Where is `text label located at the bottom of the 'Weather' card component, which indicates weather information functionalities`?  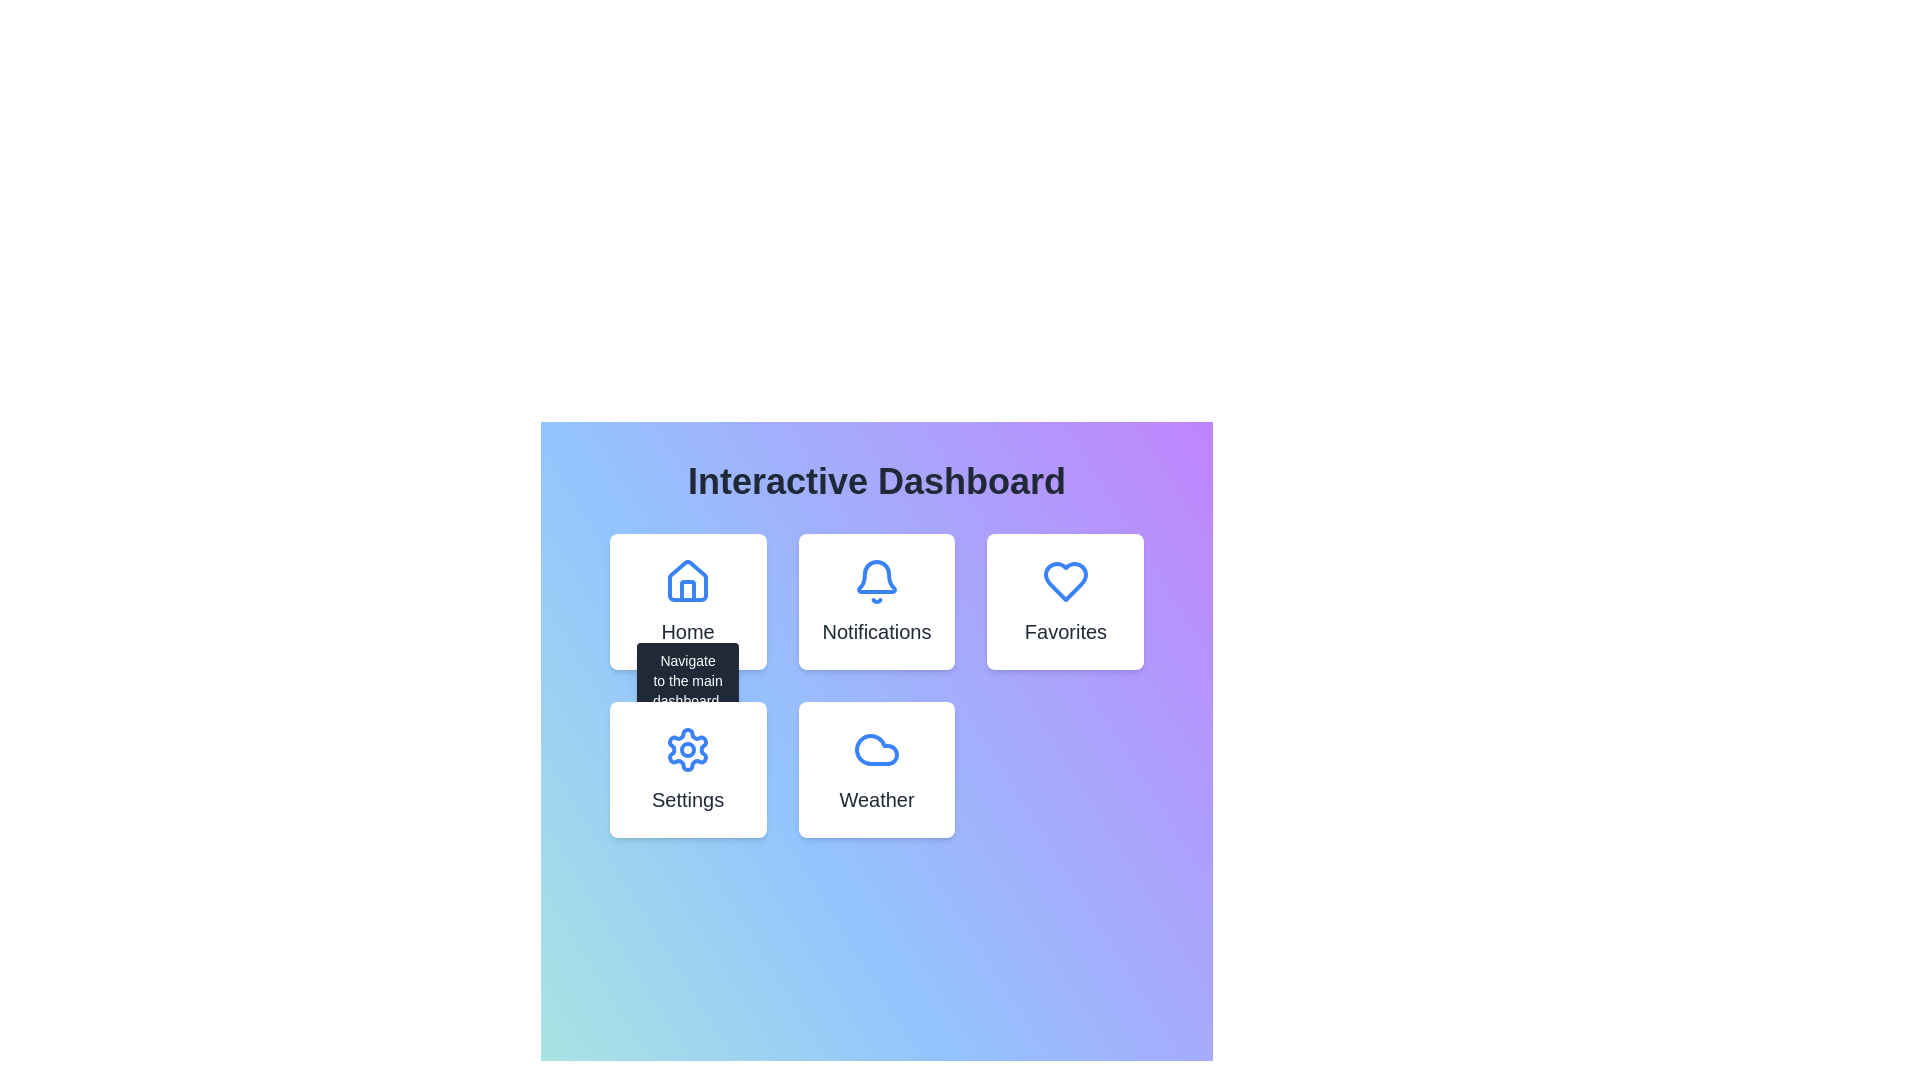
text label located at the bottom of the 'Weather' card component, which indicates weather information functionalities is located at coordinates (877, 798).